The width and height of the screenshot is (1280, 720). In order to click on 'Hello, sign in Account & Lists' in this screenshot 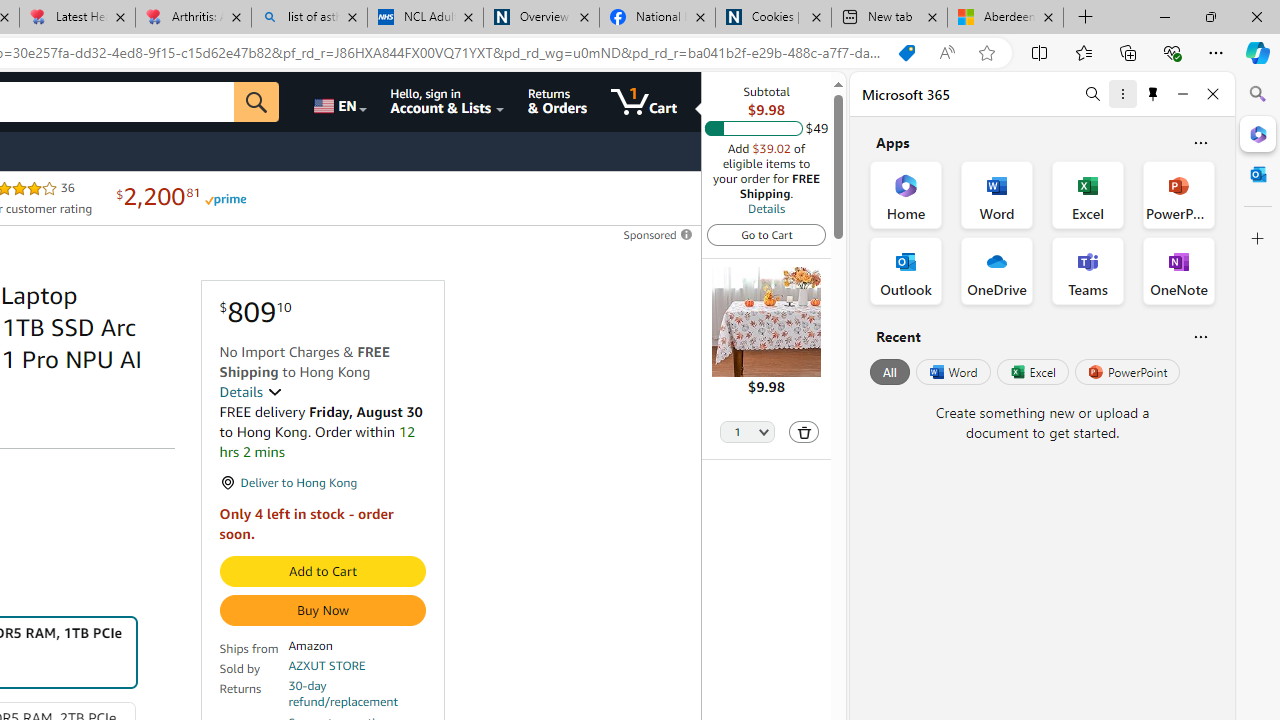, I will do `click(447, 101)`.